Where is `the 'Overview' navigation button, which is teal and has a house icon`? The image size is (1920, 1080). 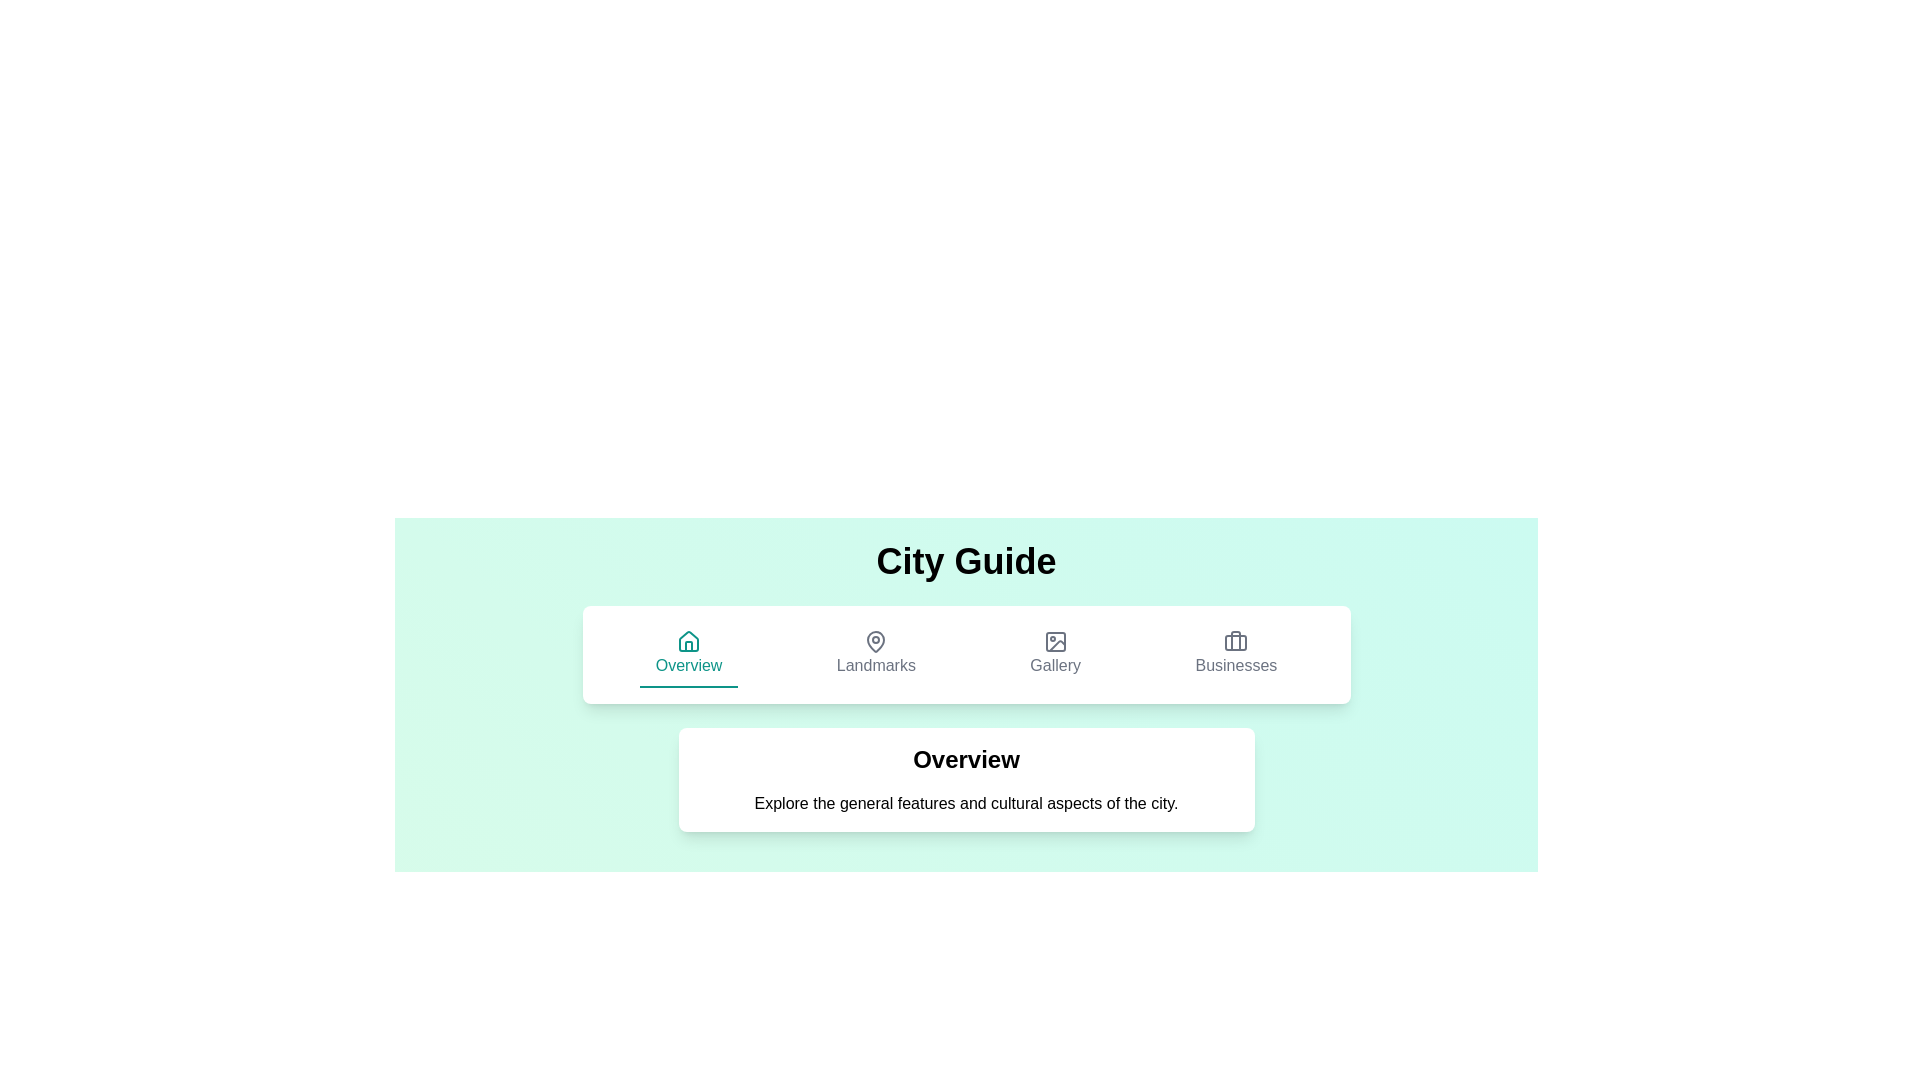
the 'Overview' navigation button, which is teal and has a house icon is located at coordinates (689, 655).